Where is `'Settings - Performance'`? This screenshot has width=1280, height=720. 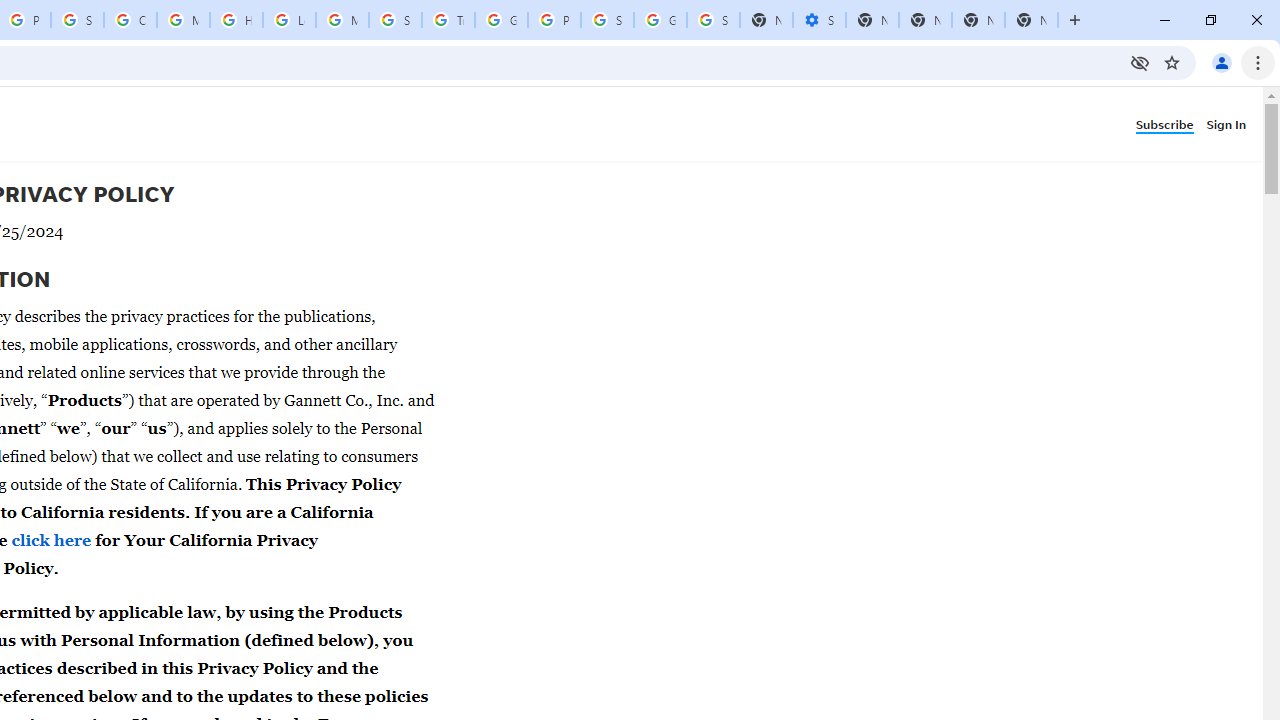 'Settings - Performance' is located at coordinates (819, 20).